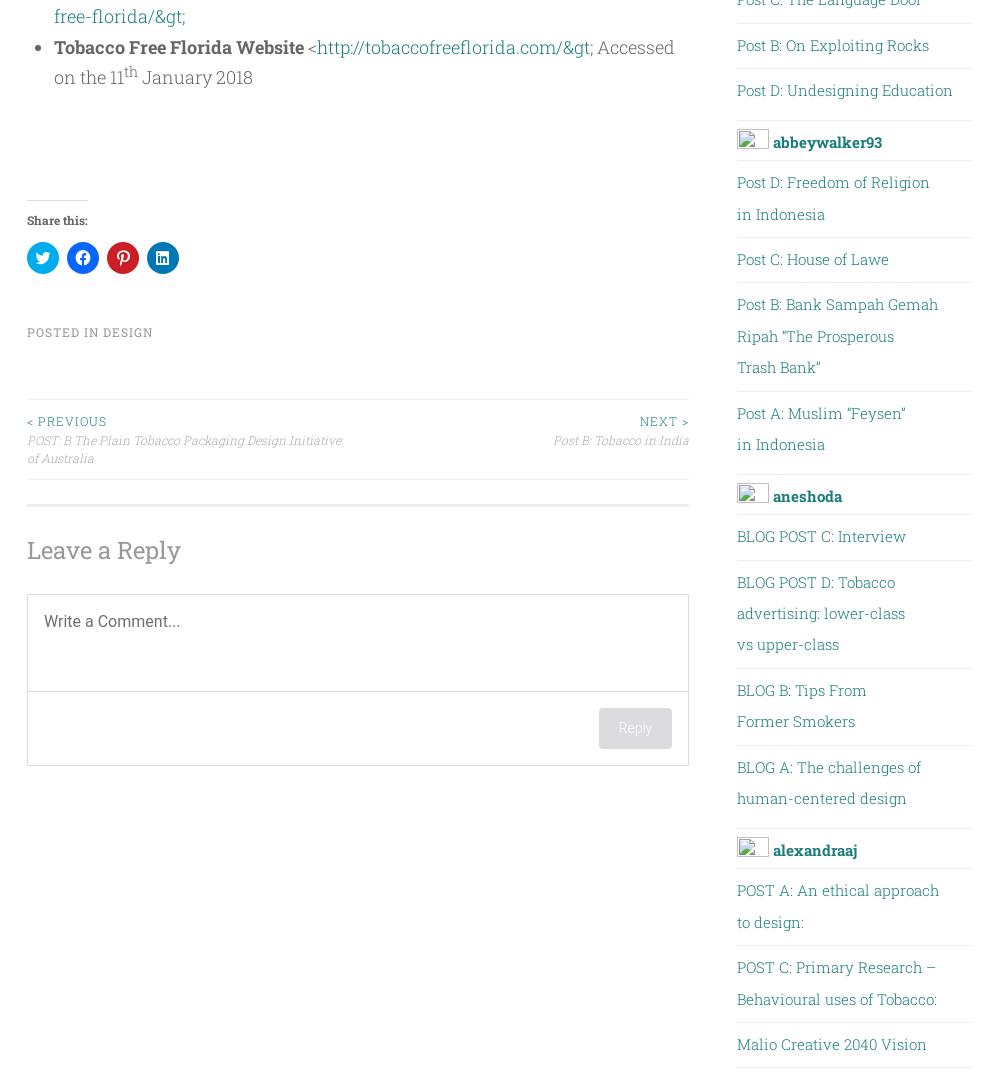  Describe the element at coordinates (304, 46) in the screenshot. I see `'<'` at that location.